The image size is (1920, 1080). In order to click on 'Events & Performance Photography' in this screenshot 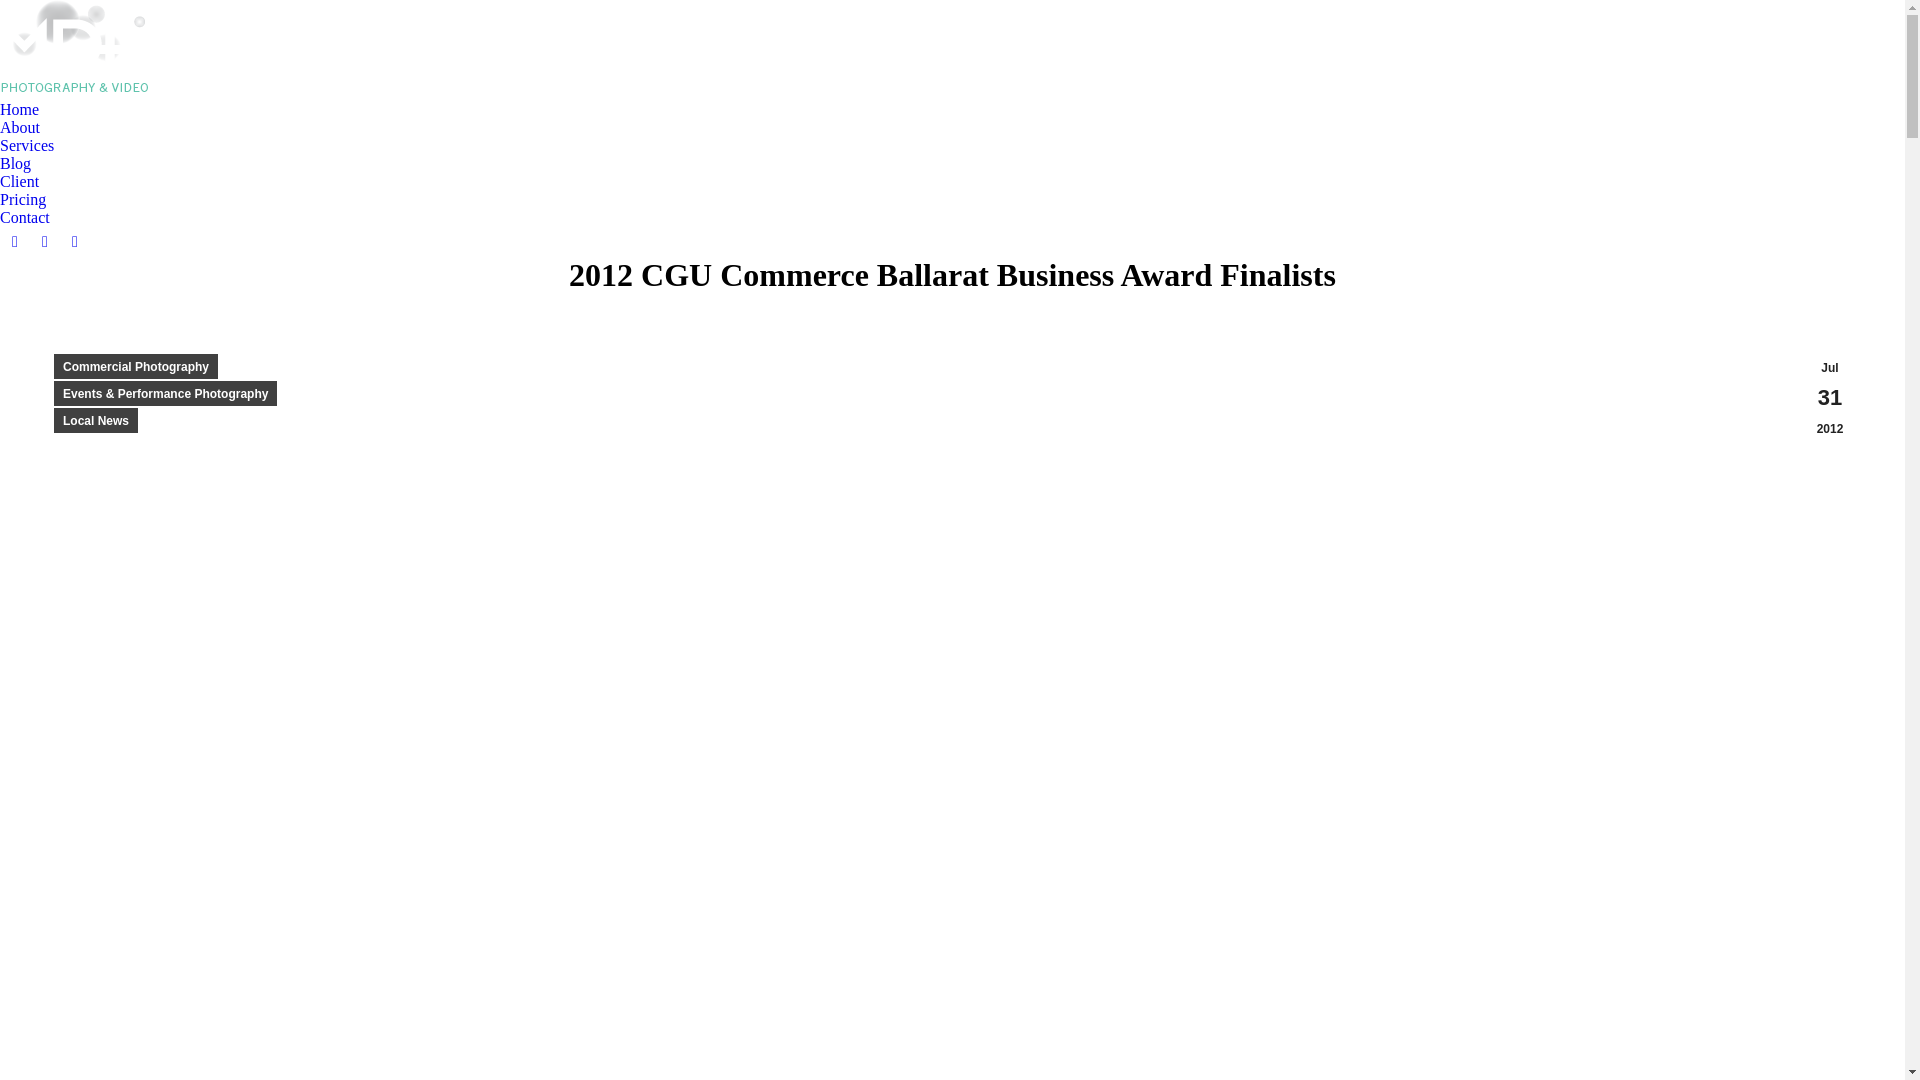, I will do `click(165, 393)`.